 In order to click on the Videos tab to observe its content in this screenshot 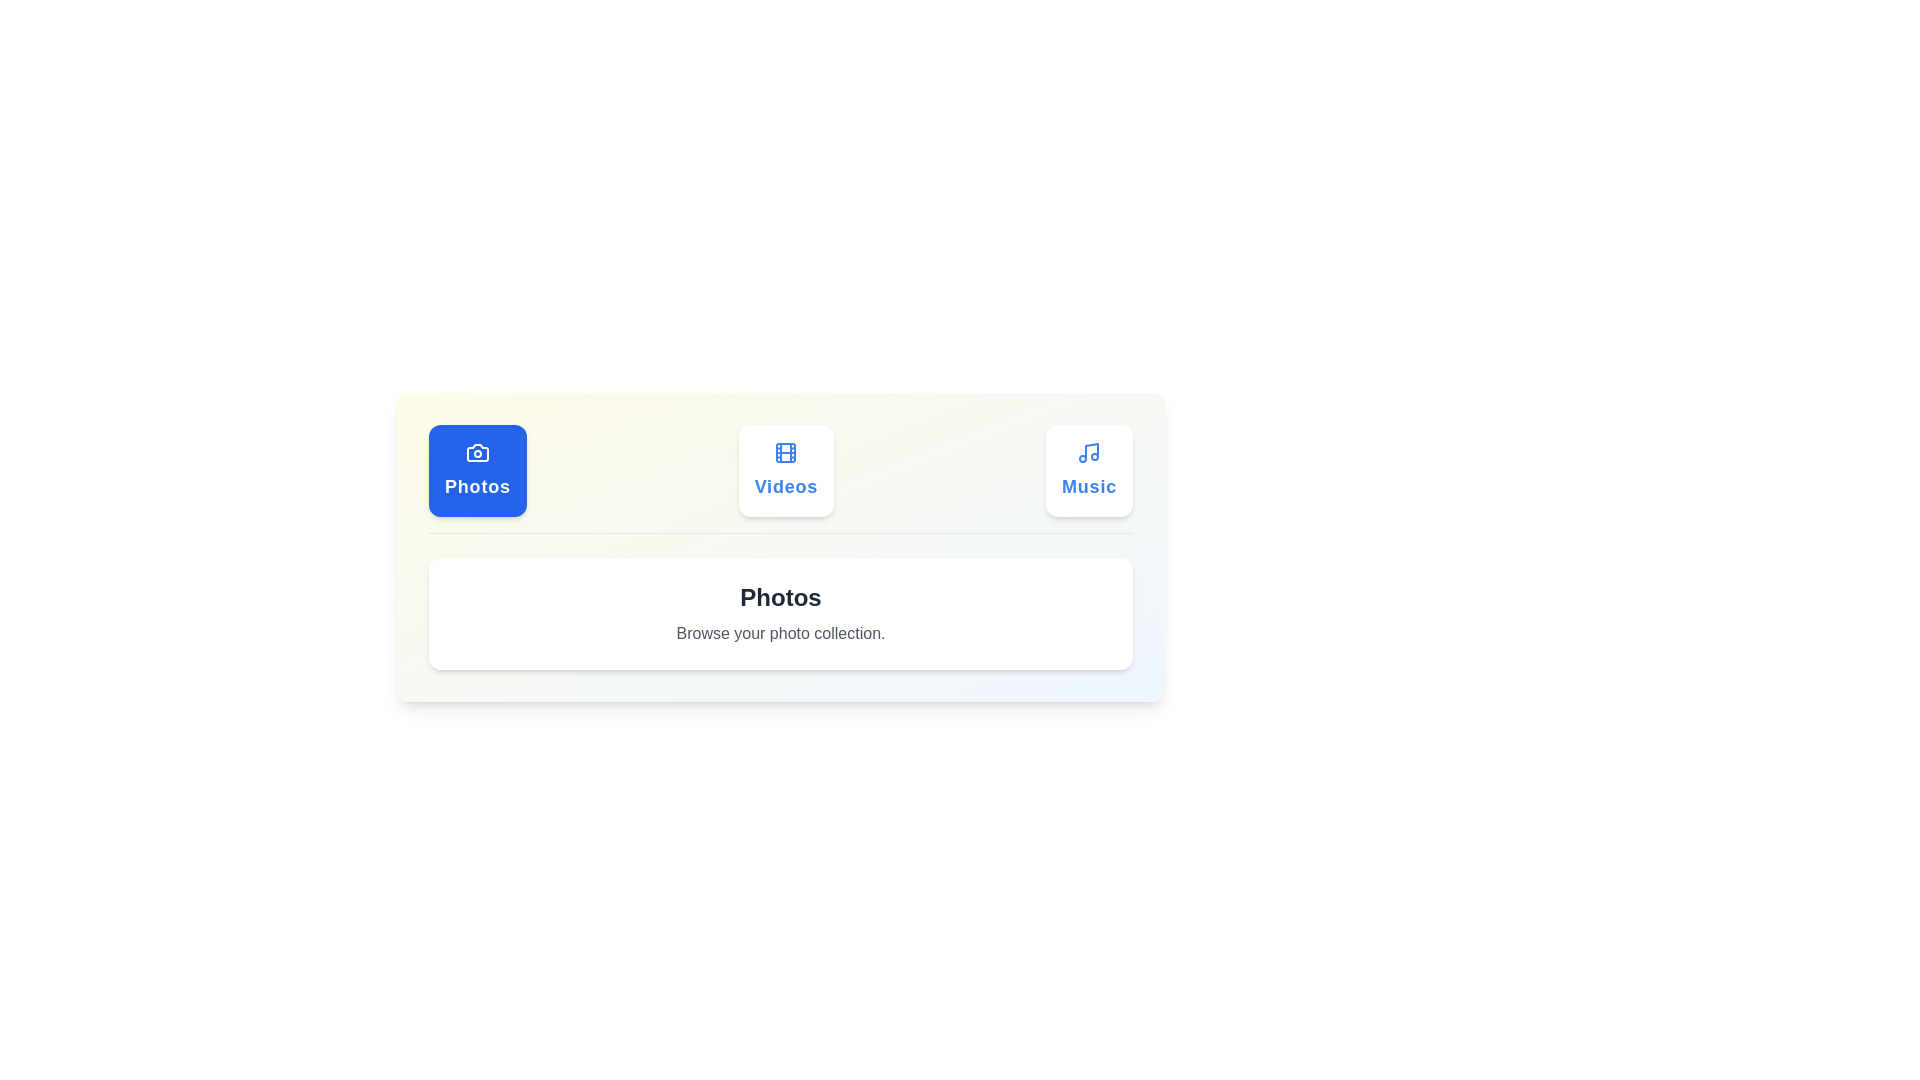, I will do `click(785, 470)`.